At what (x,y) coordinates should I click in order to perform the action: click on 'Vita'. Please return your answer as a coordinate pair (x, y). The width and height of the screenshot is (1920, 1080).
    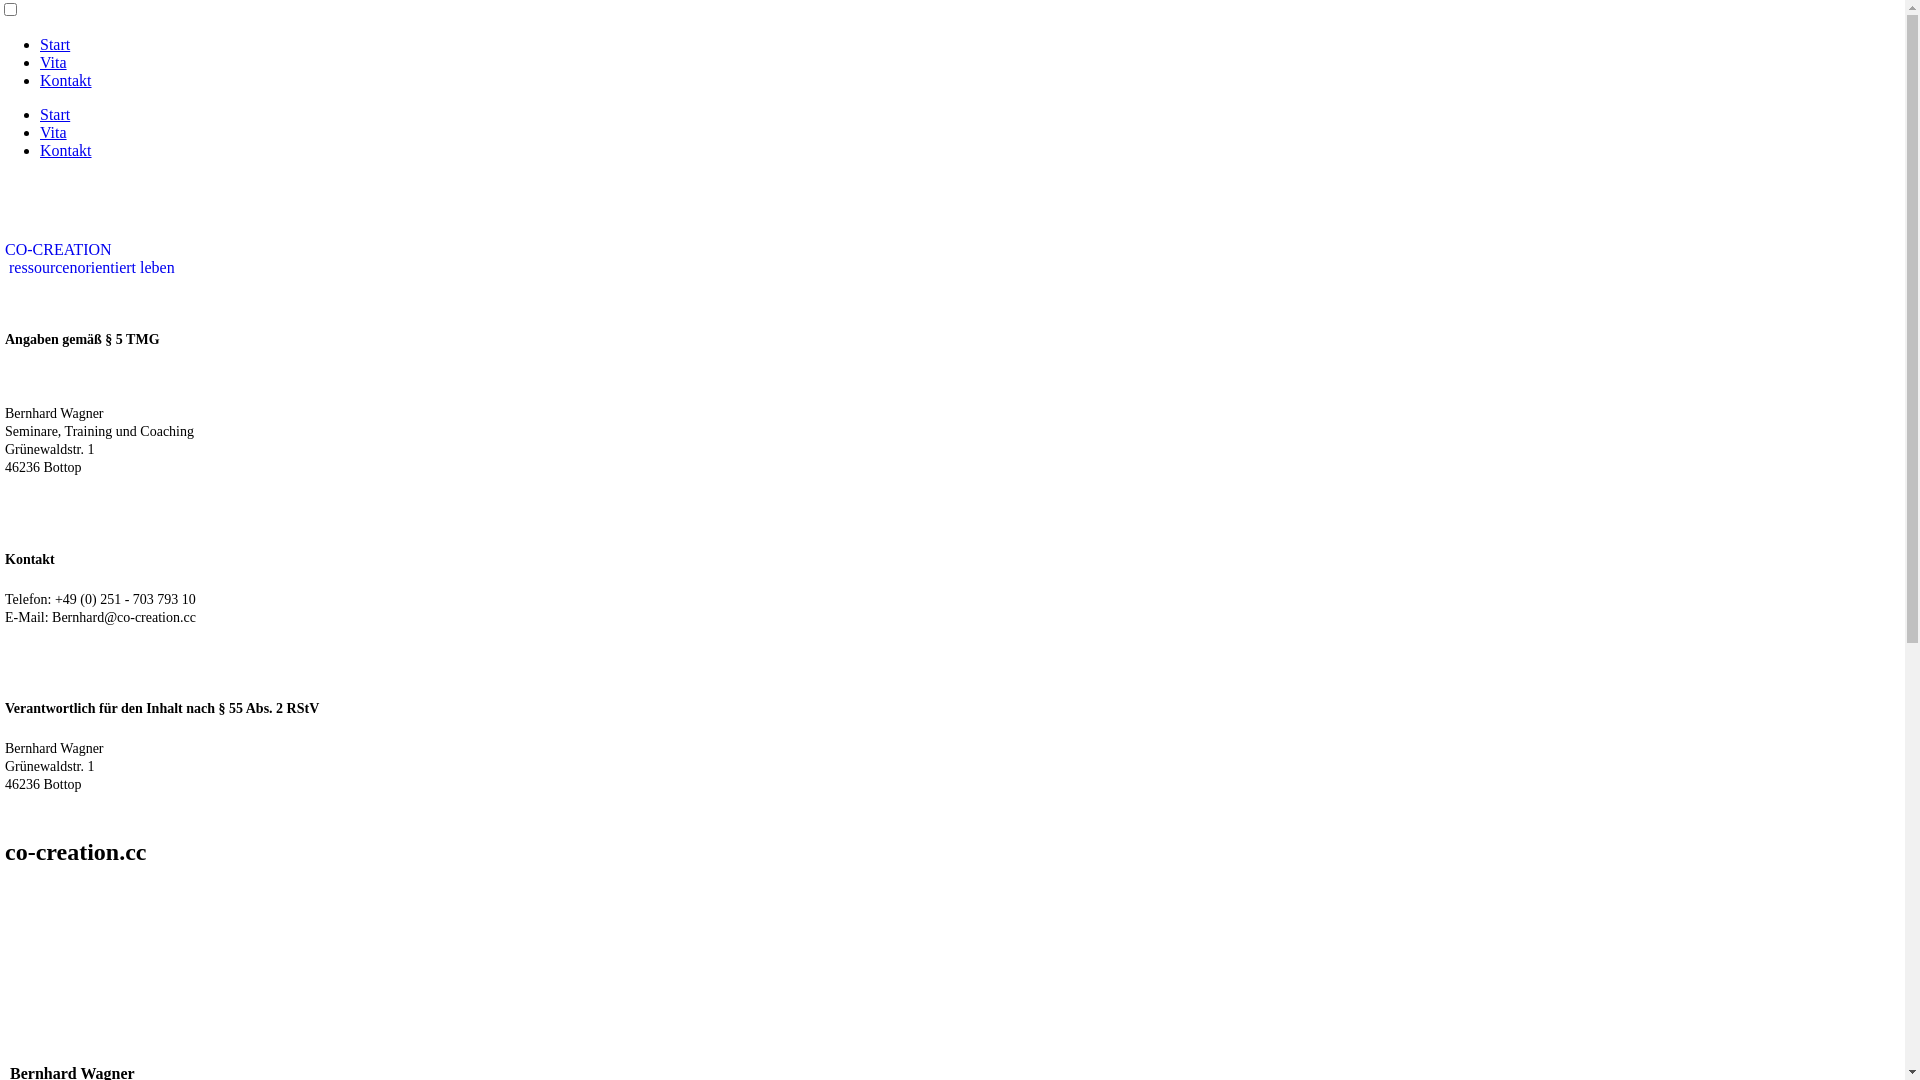
    Looking at the image, I should click on (53, 61).